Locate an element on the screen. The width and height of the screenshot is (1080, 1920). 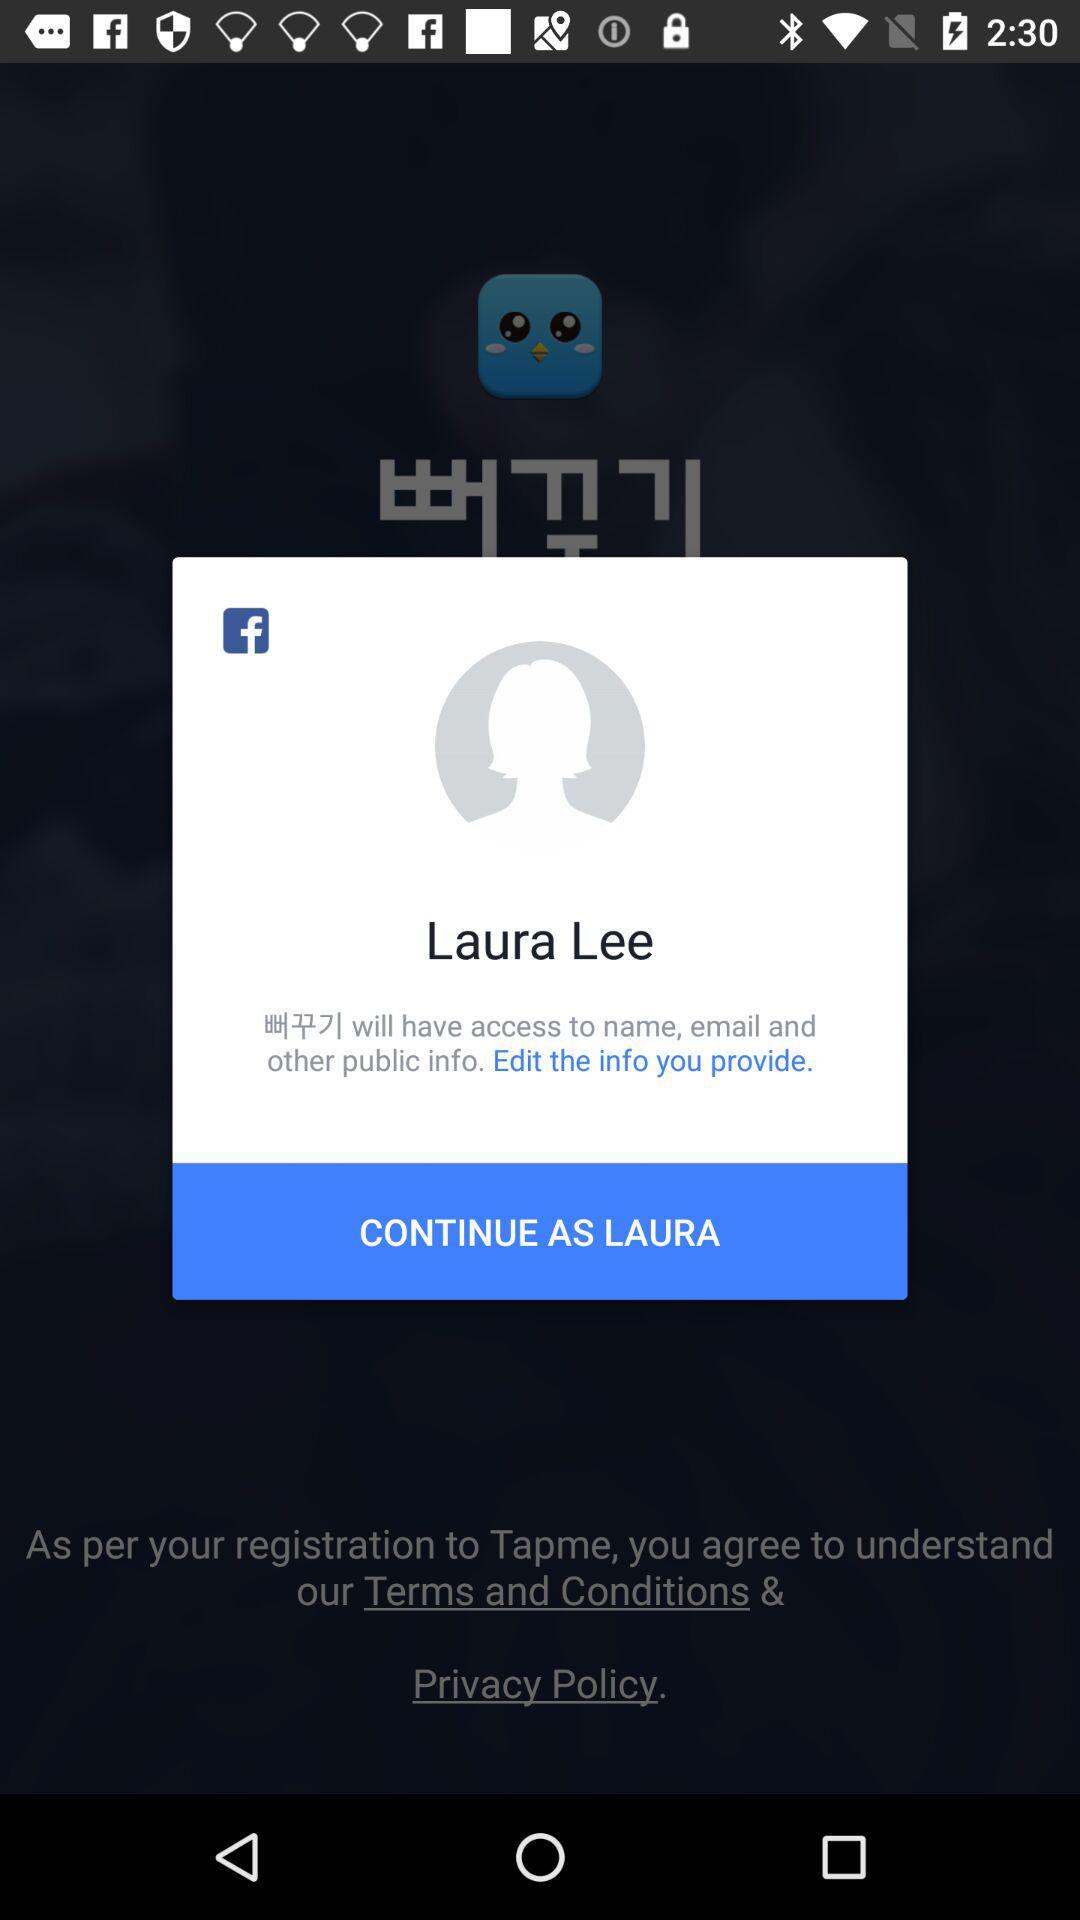
the continue as laura is located at coordinates (540, 1230).